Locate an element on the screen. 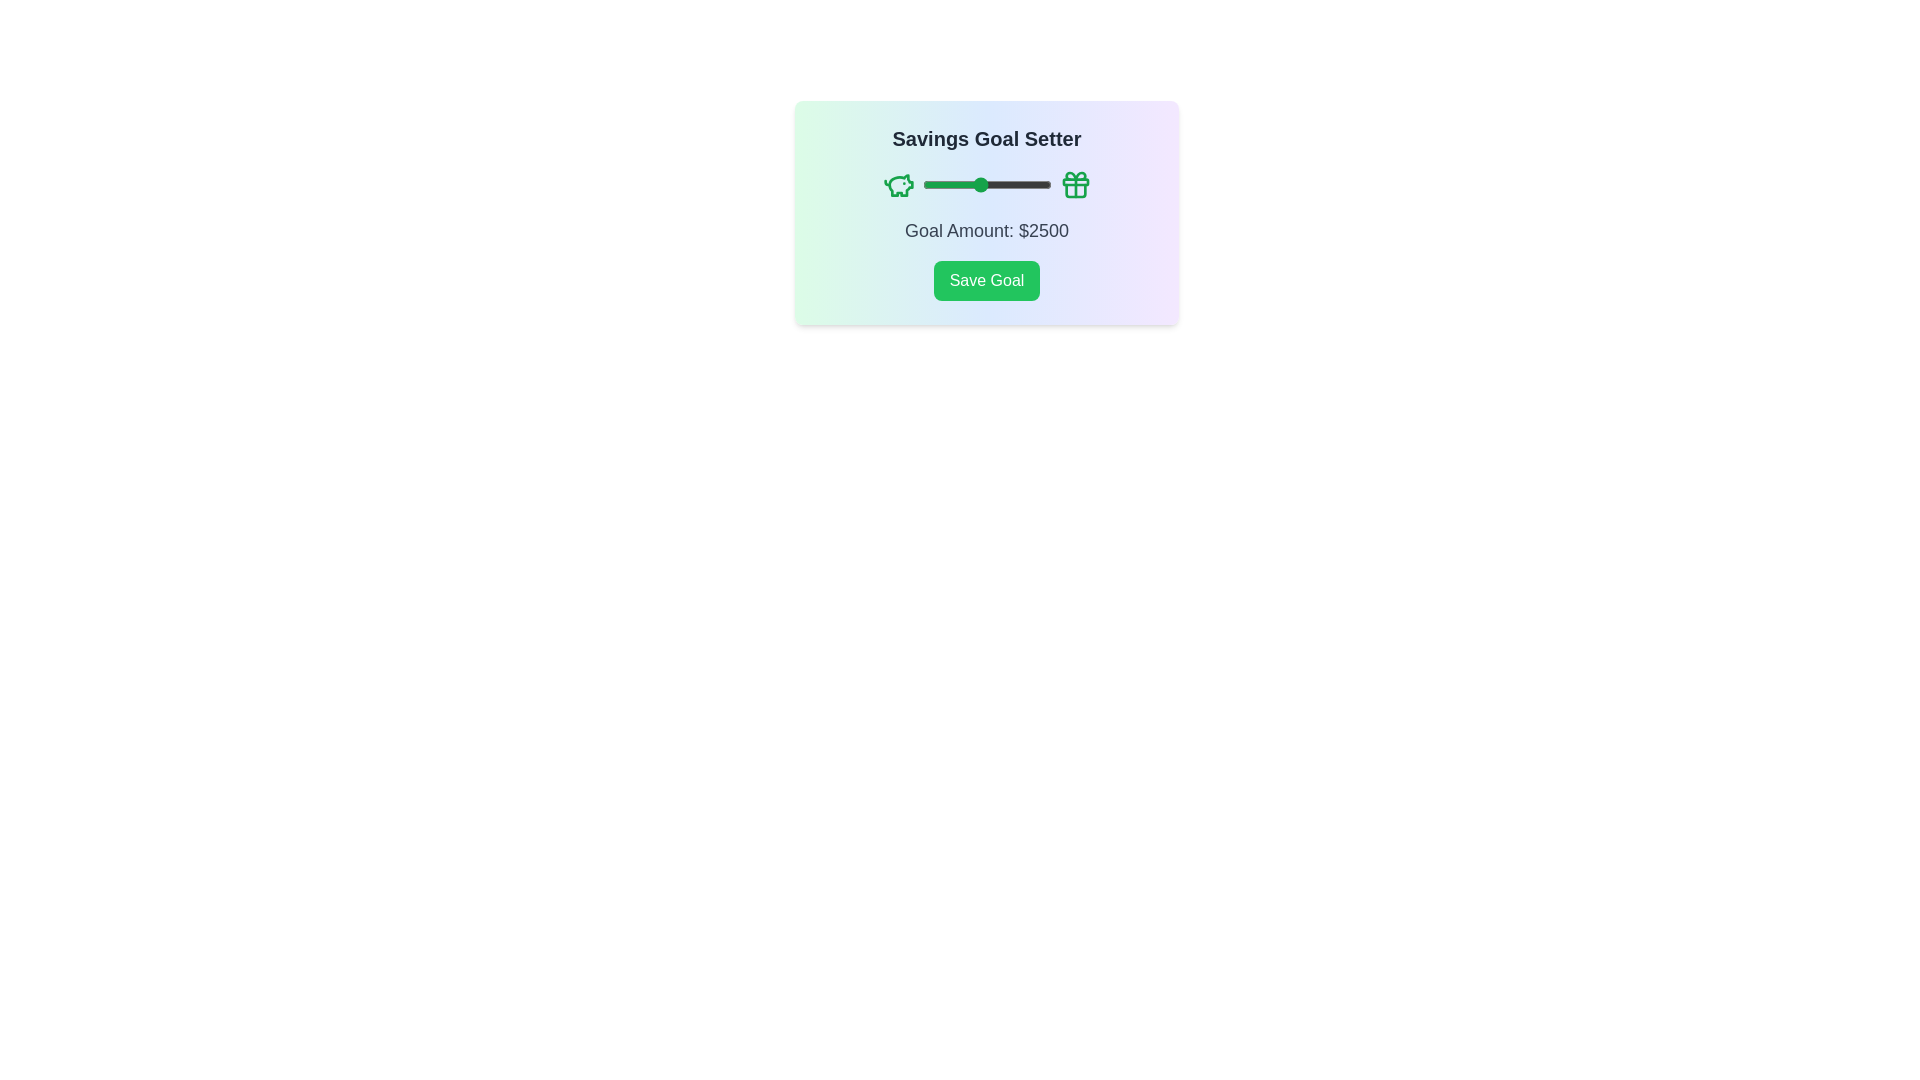 The height and width of the screenshot is (1080, 1920). the slider to set the goal amount to 3956 is located at coordinates (1021, 185).